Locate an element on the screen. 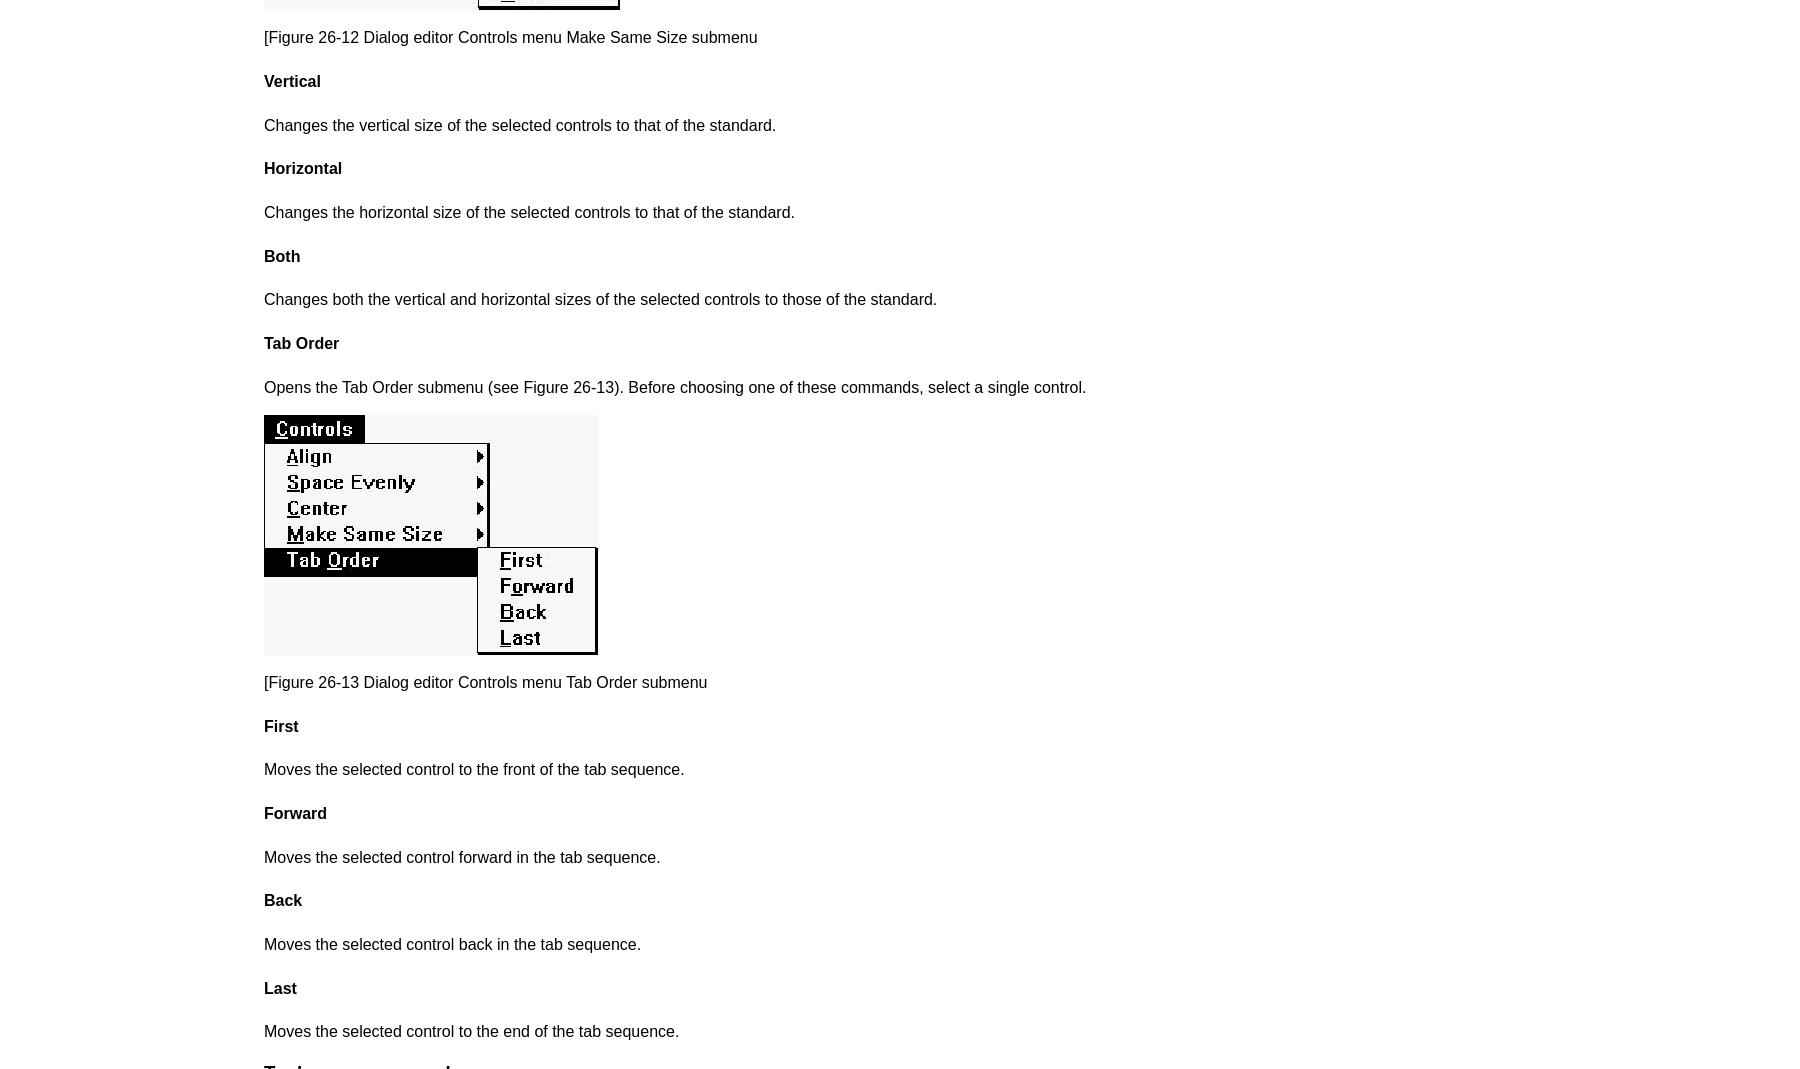  'First' is located at coordinates (279, 724).